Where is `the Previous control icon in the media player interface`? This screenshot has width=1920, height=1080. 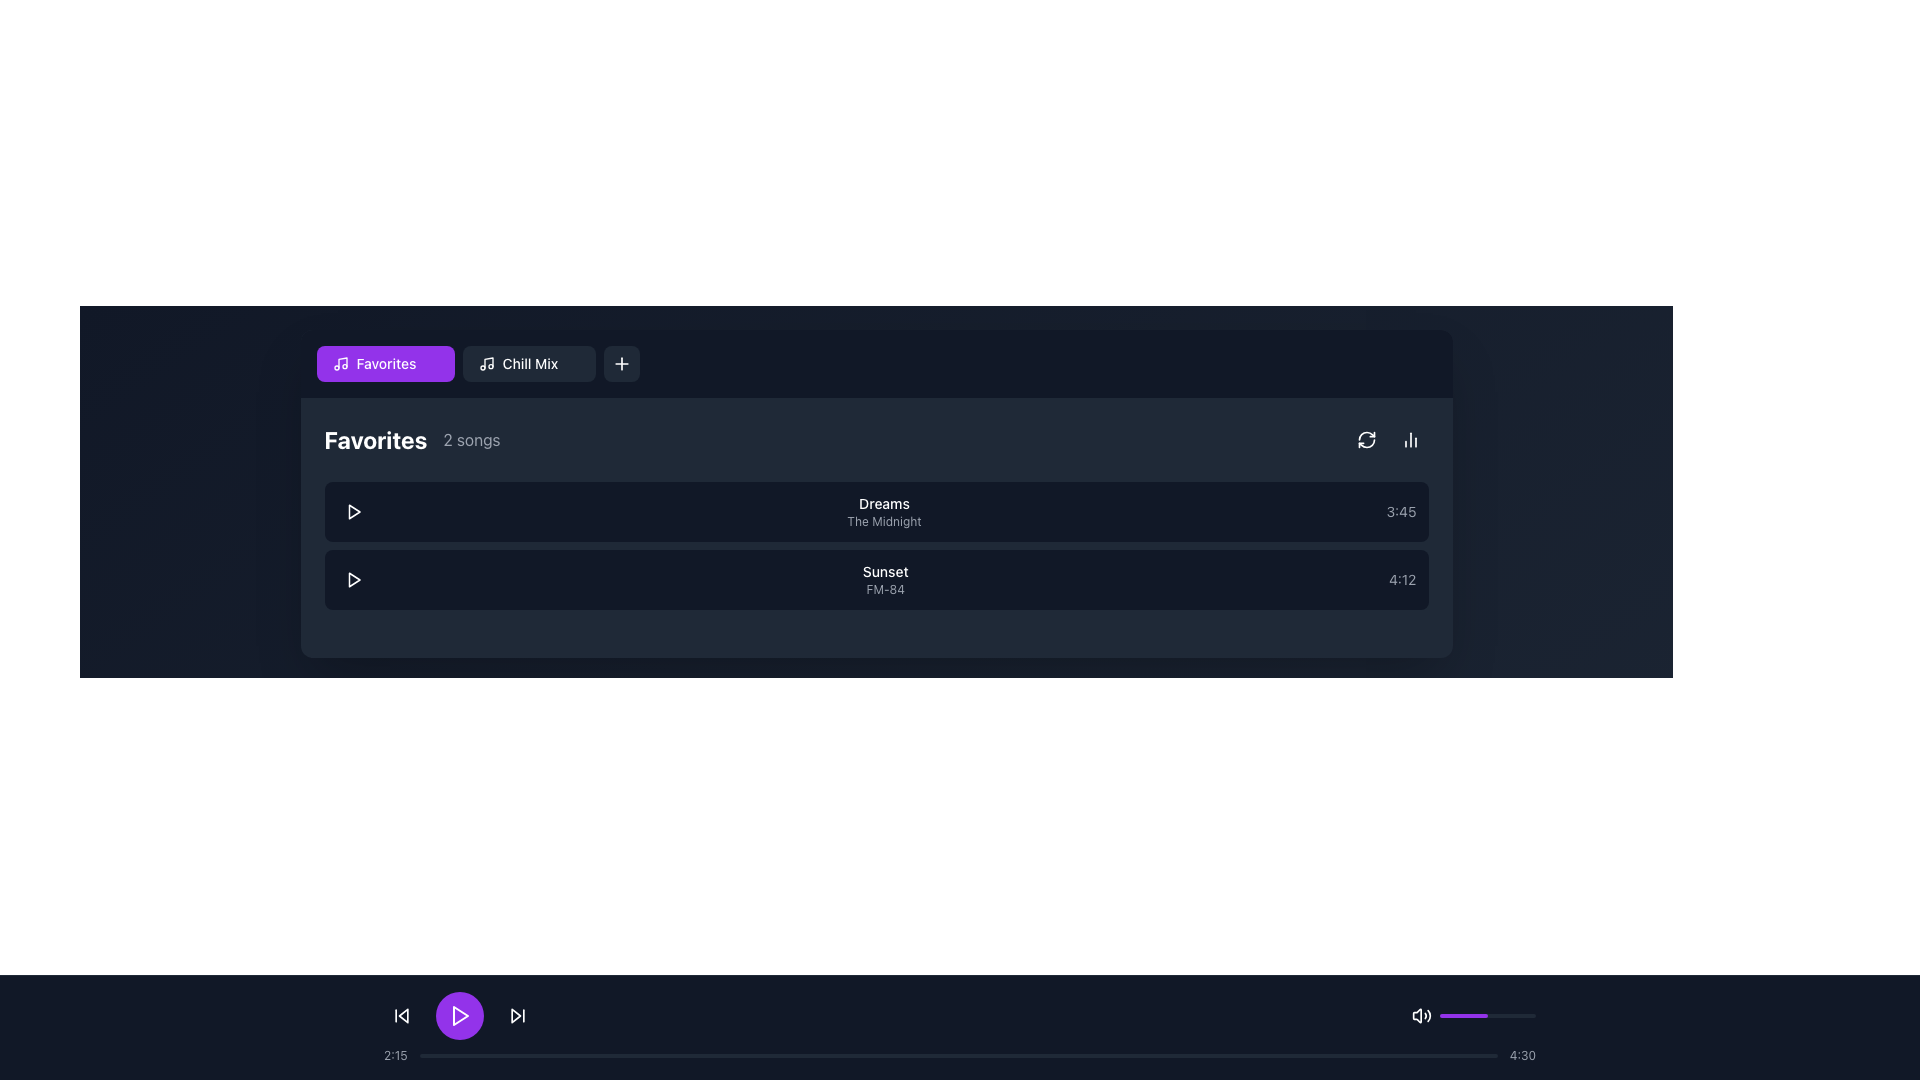
the Previous control icon in the media player interface is located at coordinates (402, 1015).